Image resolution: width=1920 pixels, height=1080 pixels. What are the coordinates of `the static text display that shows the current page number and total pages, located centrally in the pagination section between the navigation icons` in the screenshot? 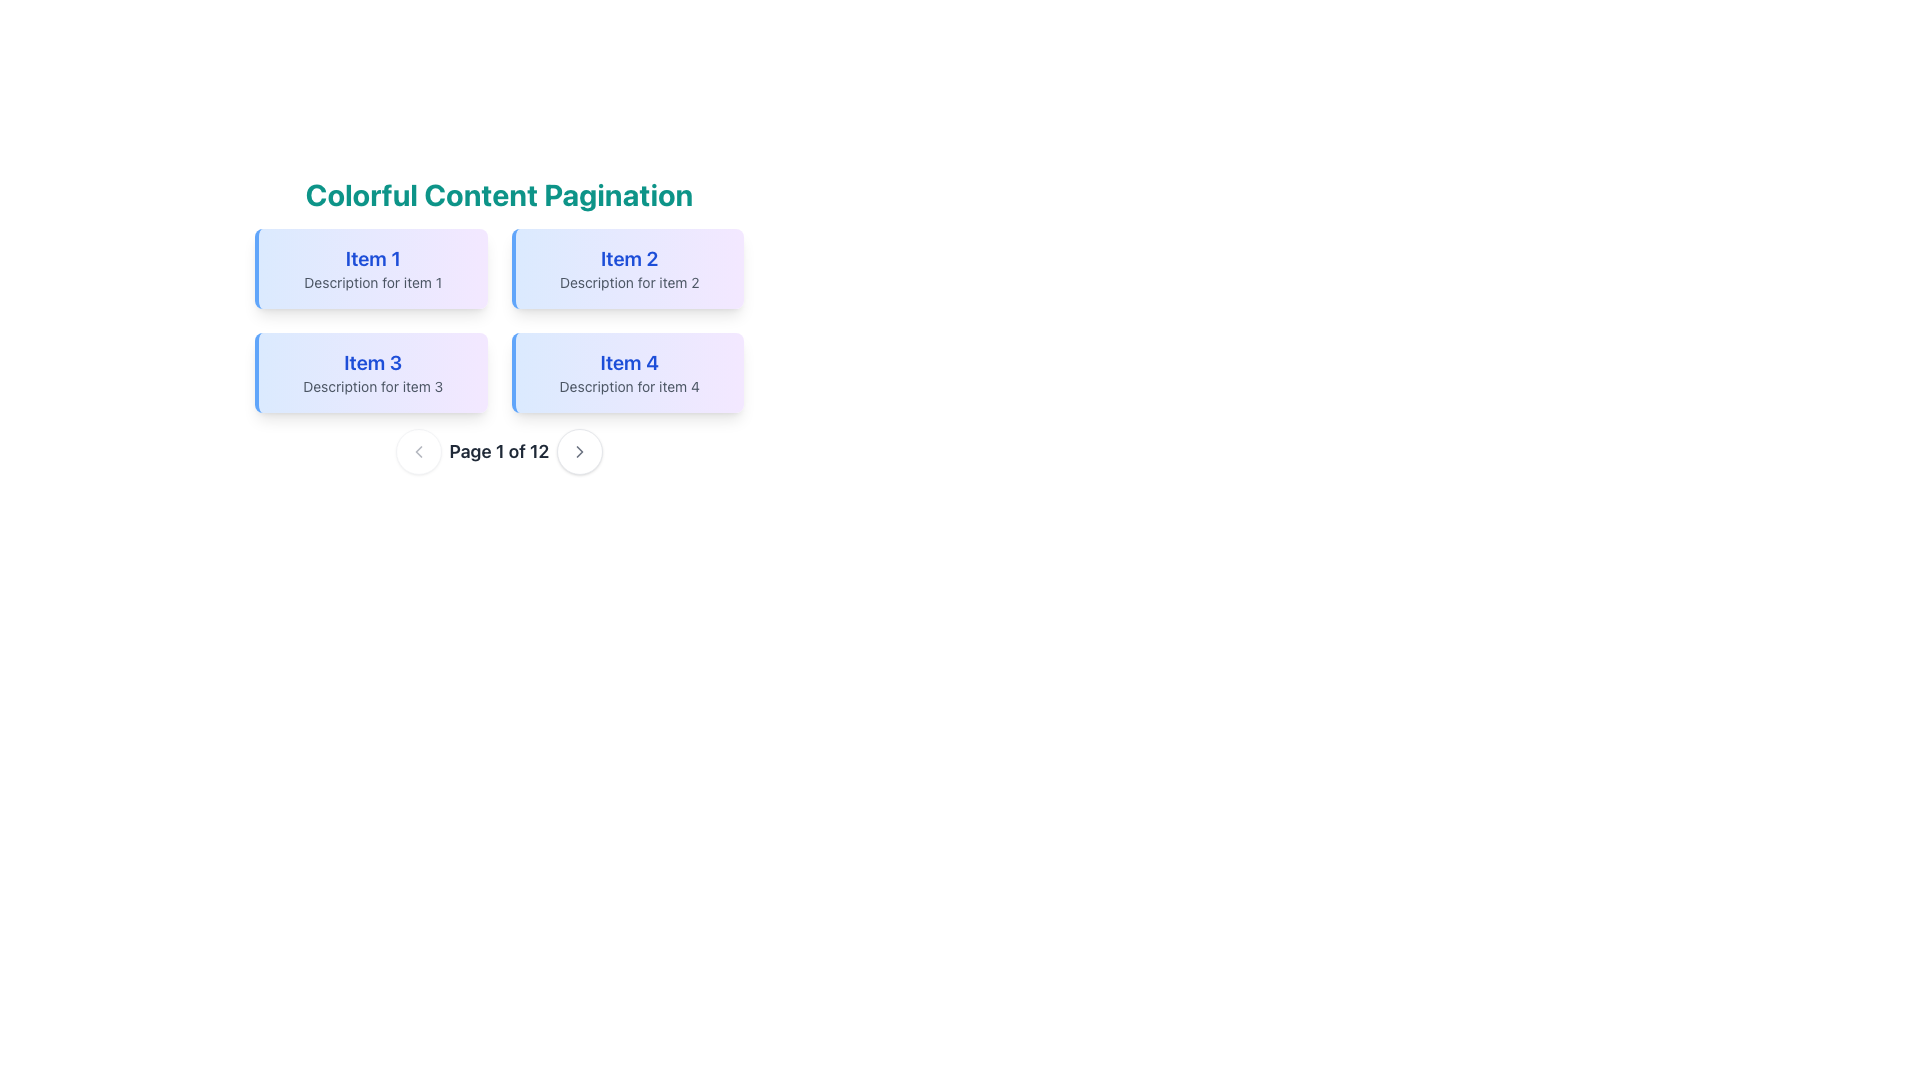 It's located at (499, 451).